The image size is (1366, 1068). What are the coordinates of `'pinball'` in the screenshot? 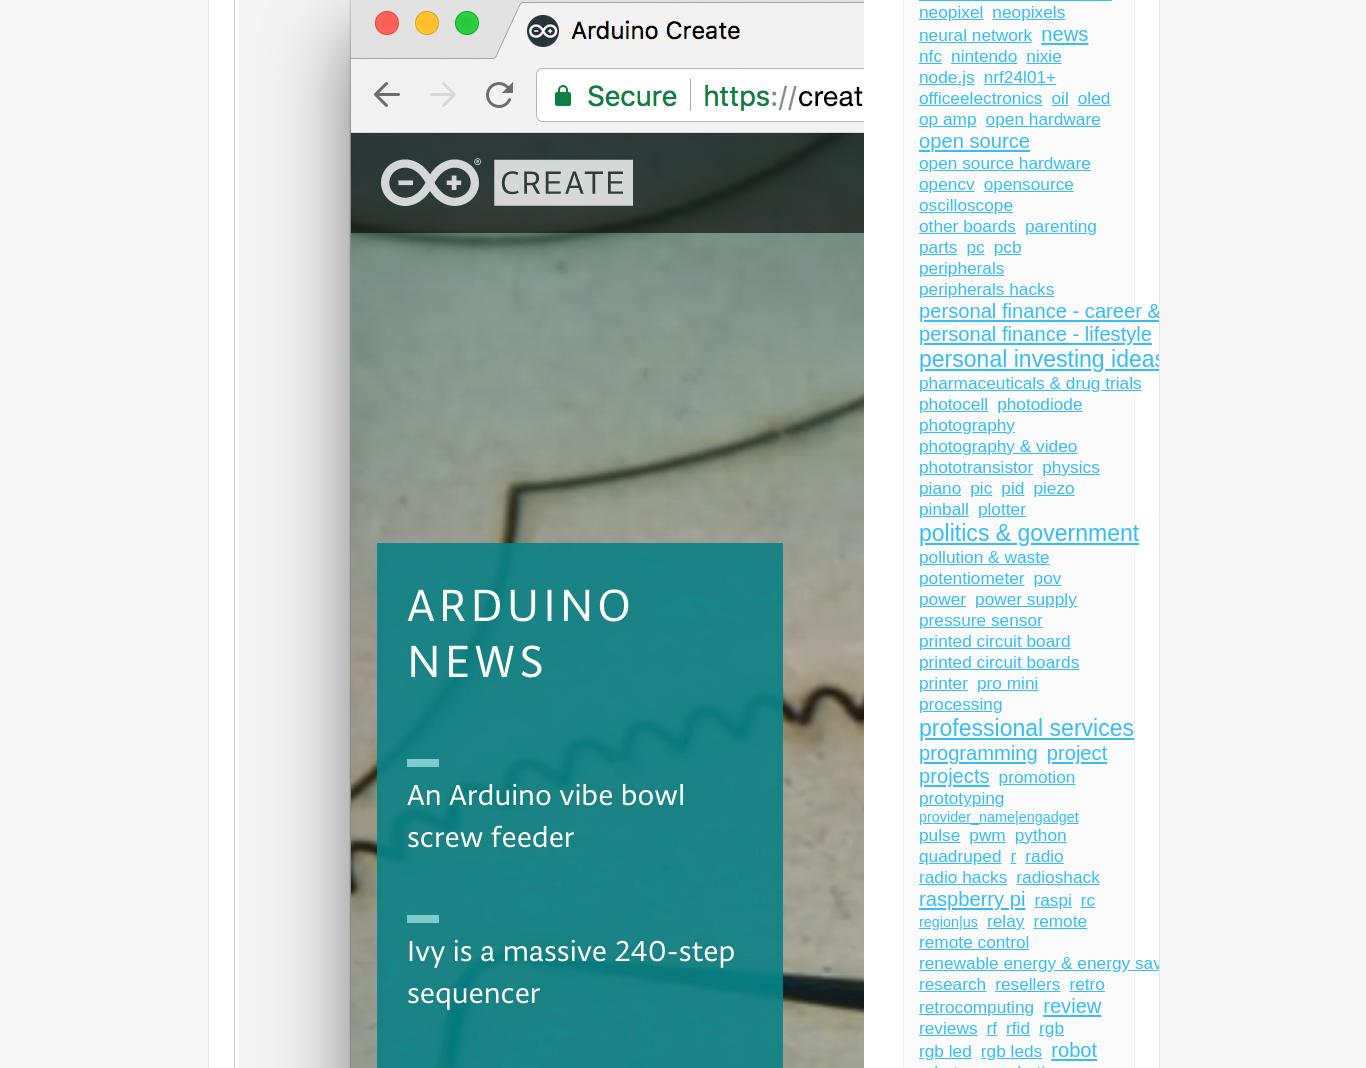 It's located at (919, 509).